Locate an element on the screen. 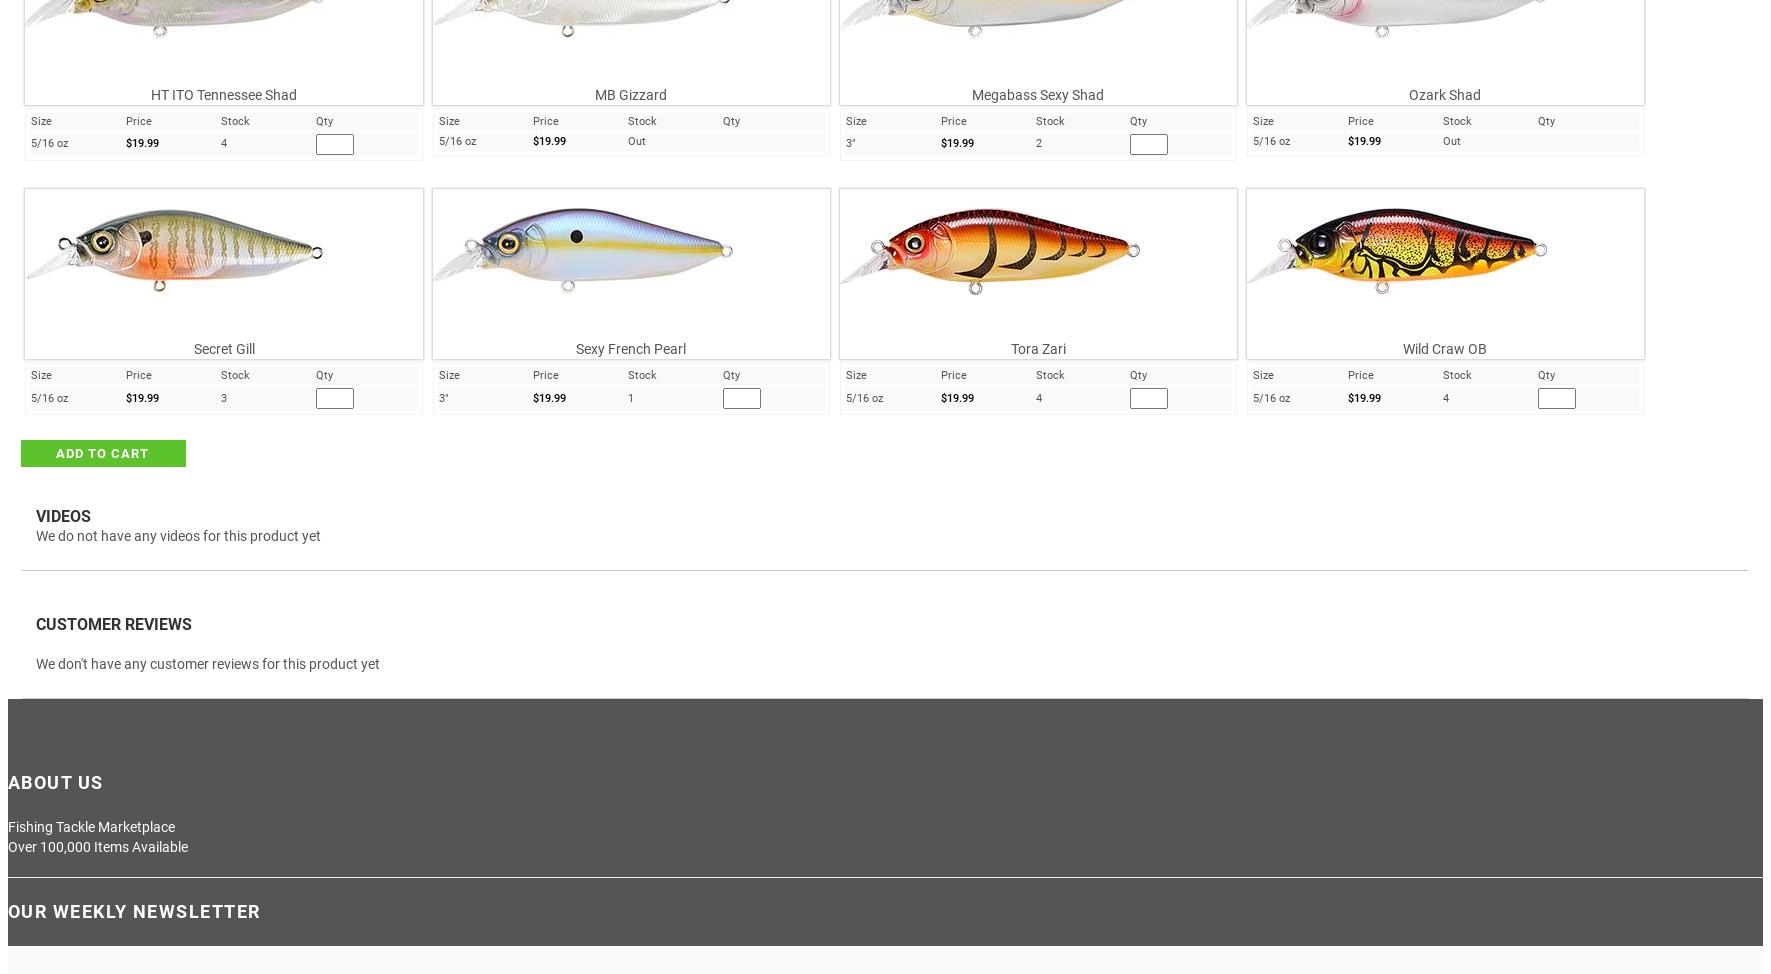 The width and height of the screenshot is (1771, 974). 'VIDEOS' is located at coordinates (62, 516).